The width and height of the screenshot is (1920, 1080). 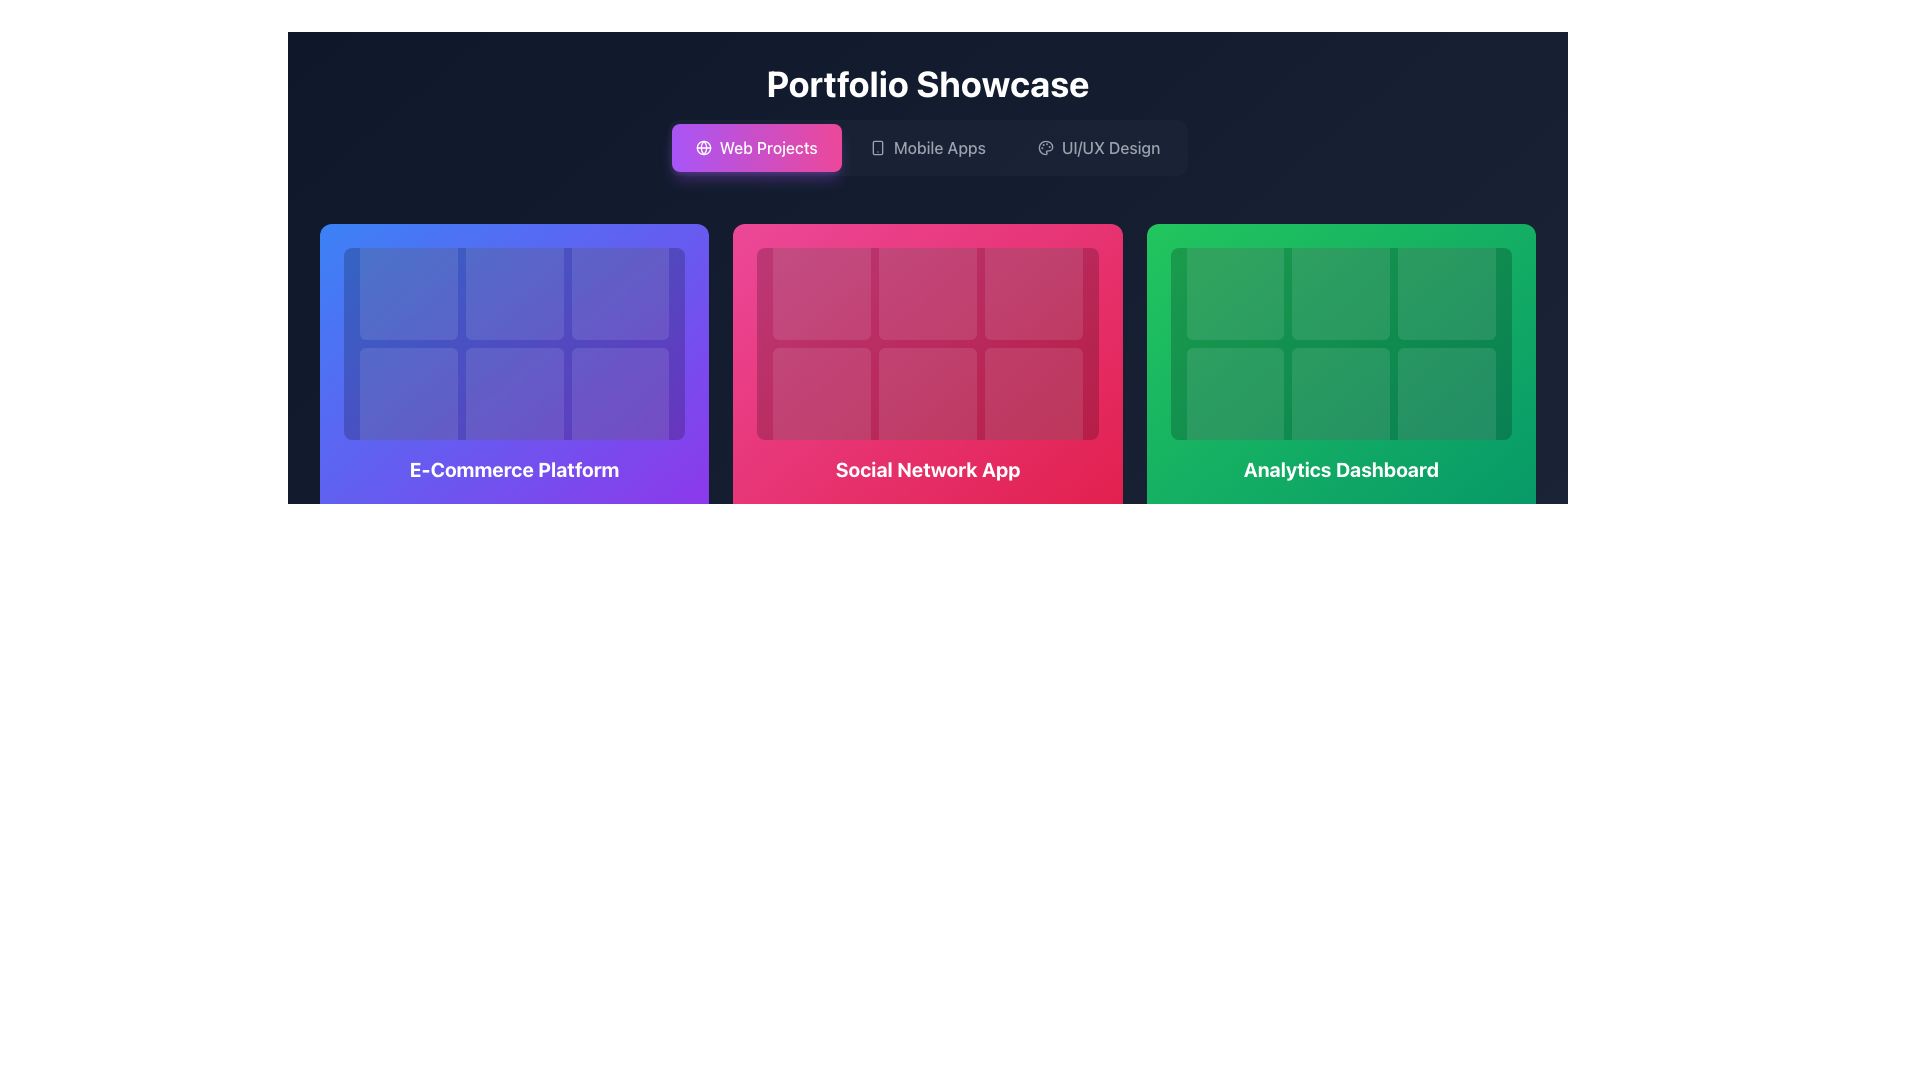 What do you see at coordinates (938, 146) in the screenshot?
I see `text content of the 'Mobile Apps' label, which is a textual label styled with a medium font weight located in the top center portion of the interface within a navigation bar` at bounding box center [938, 146].